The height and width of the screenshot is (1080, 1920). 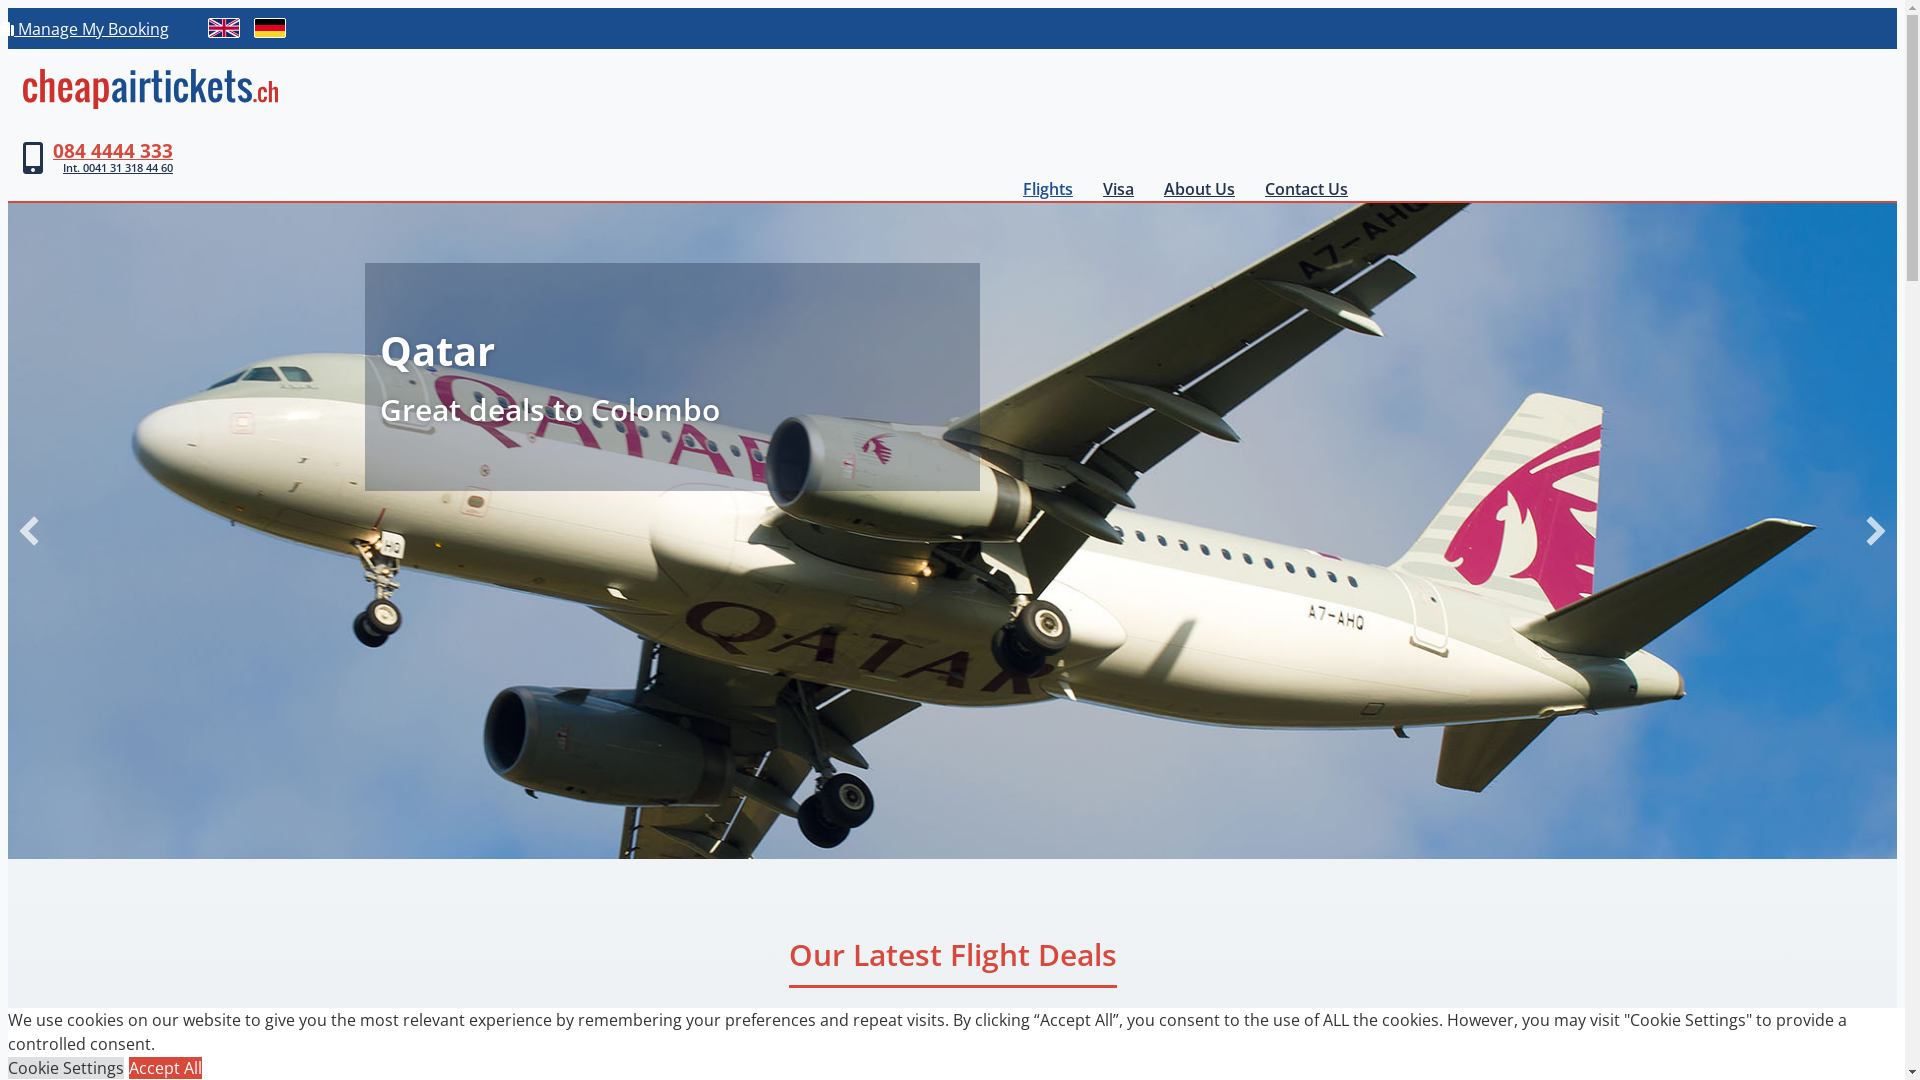 I want to click on 'Accept All', so click(x=165, y=1067).